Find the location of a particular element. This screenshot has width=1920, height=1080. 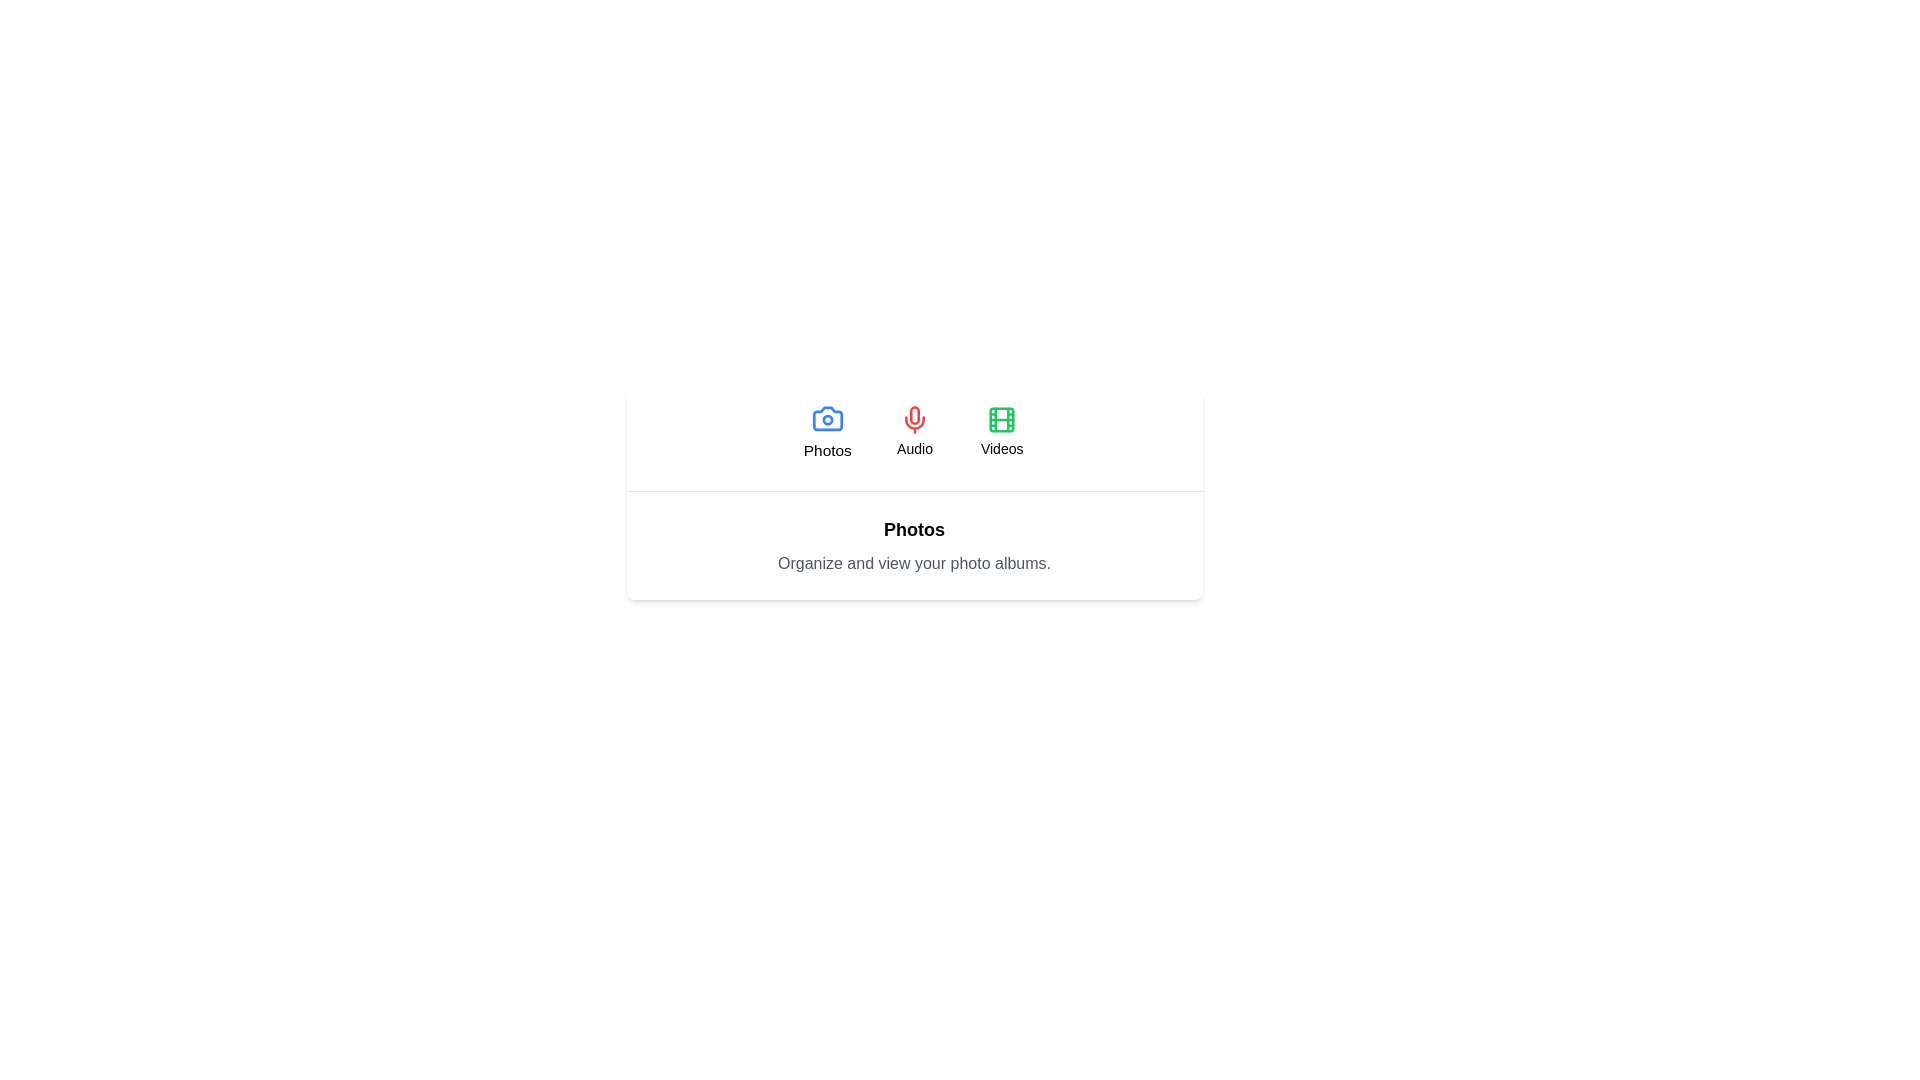

the Videos tab is located at coordinates (1002, 431).